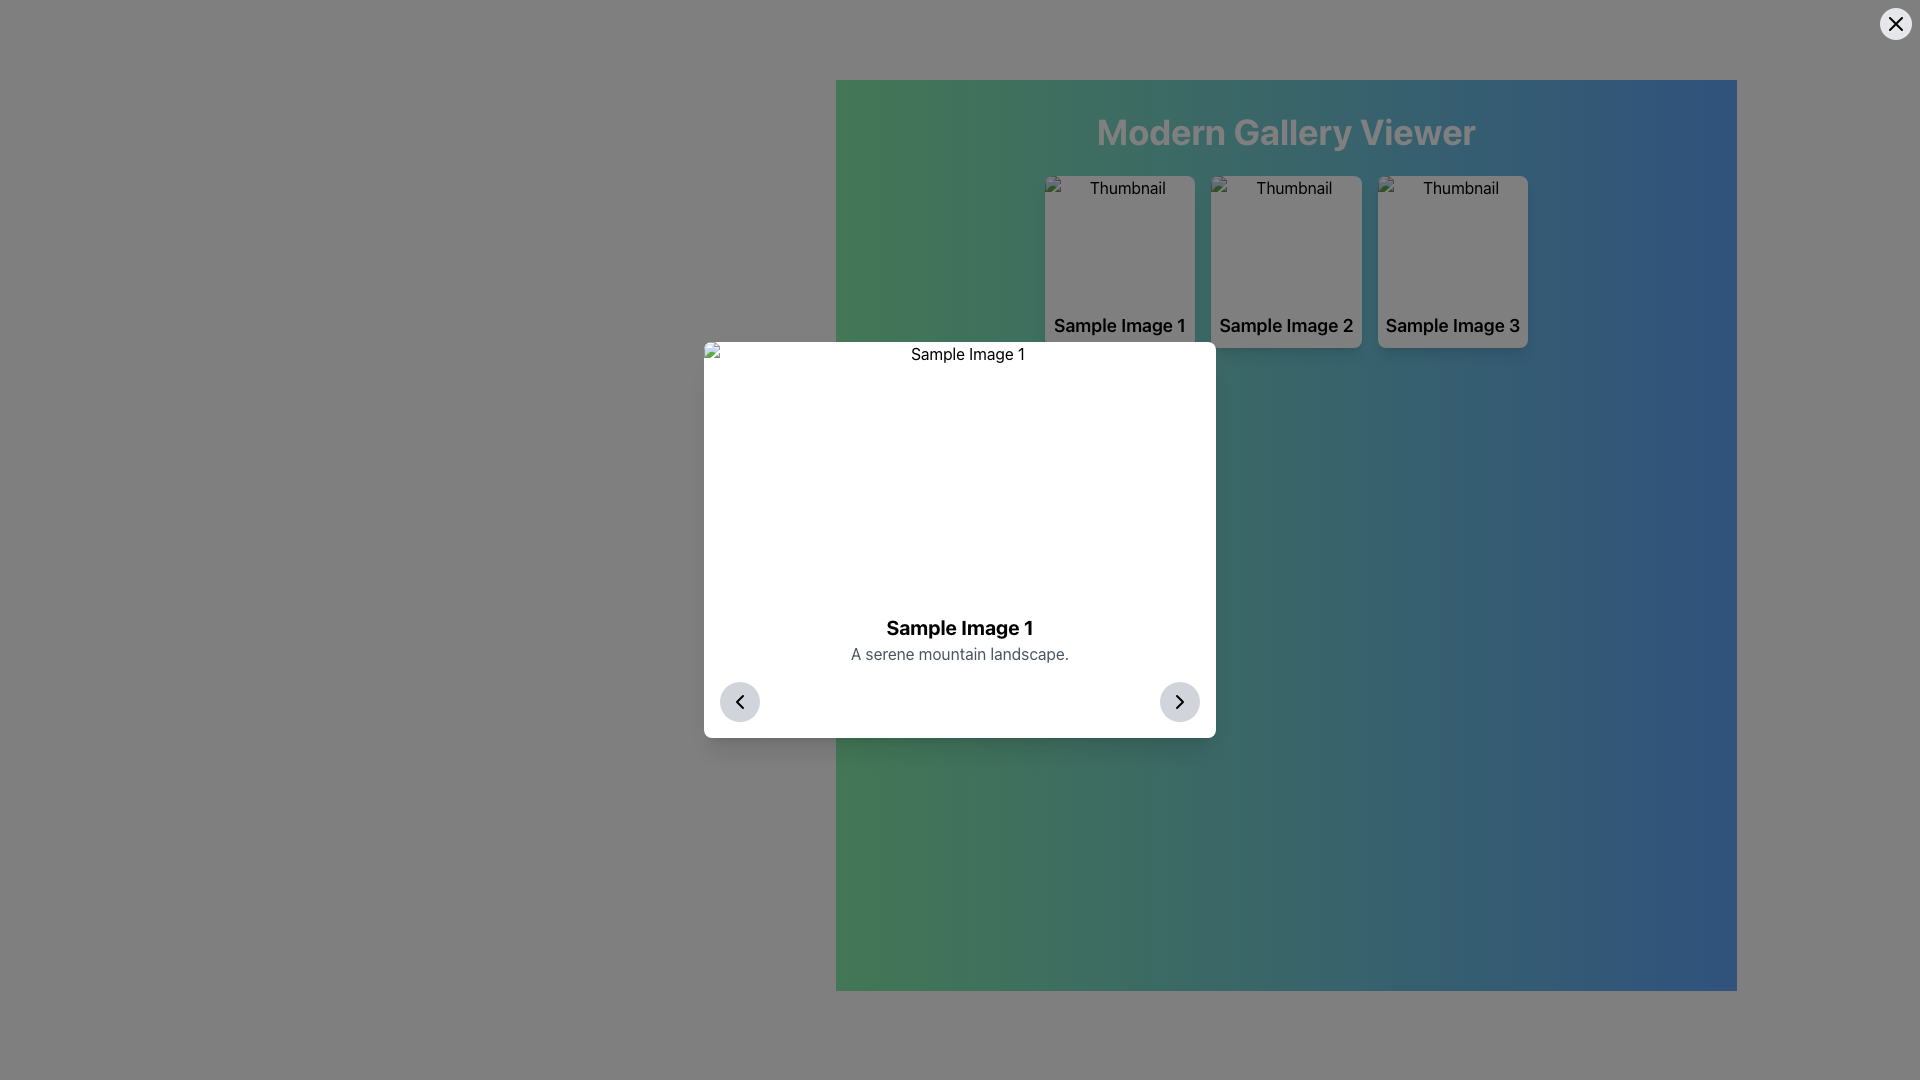 The image size is (1920, 1080). I want to click on the image thumbnail labeled 'Thumbnail' in the gallery viewer, which is located at the top section of the card labeled 'Sample Image 2', so click(1286, 238).